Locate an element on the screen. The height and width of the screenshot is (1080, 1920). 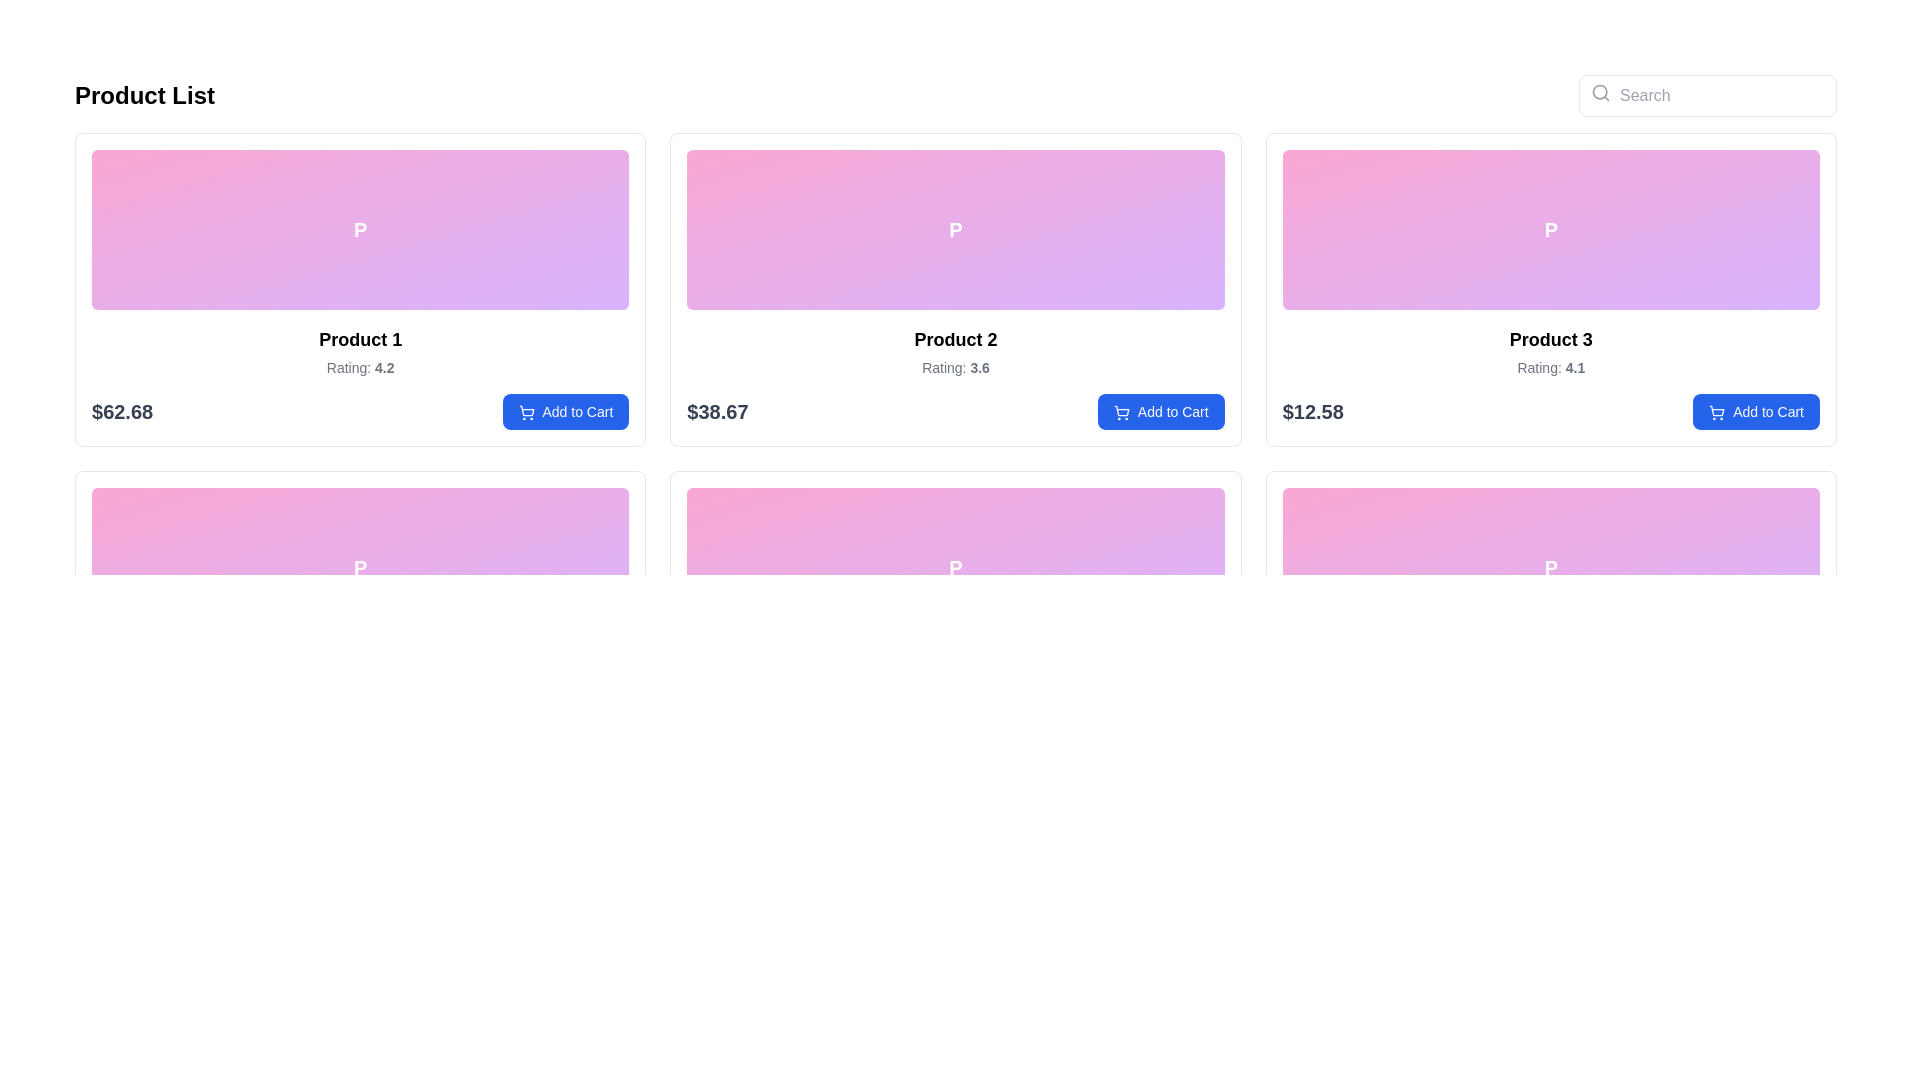
the static text label that conveys the rating score of 'Product 1', located to the right of the text 'Rating:' in the lower section of the boxed area is located at coordinates (384, 367).